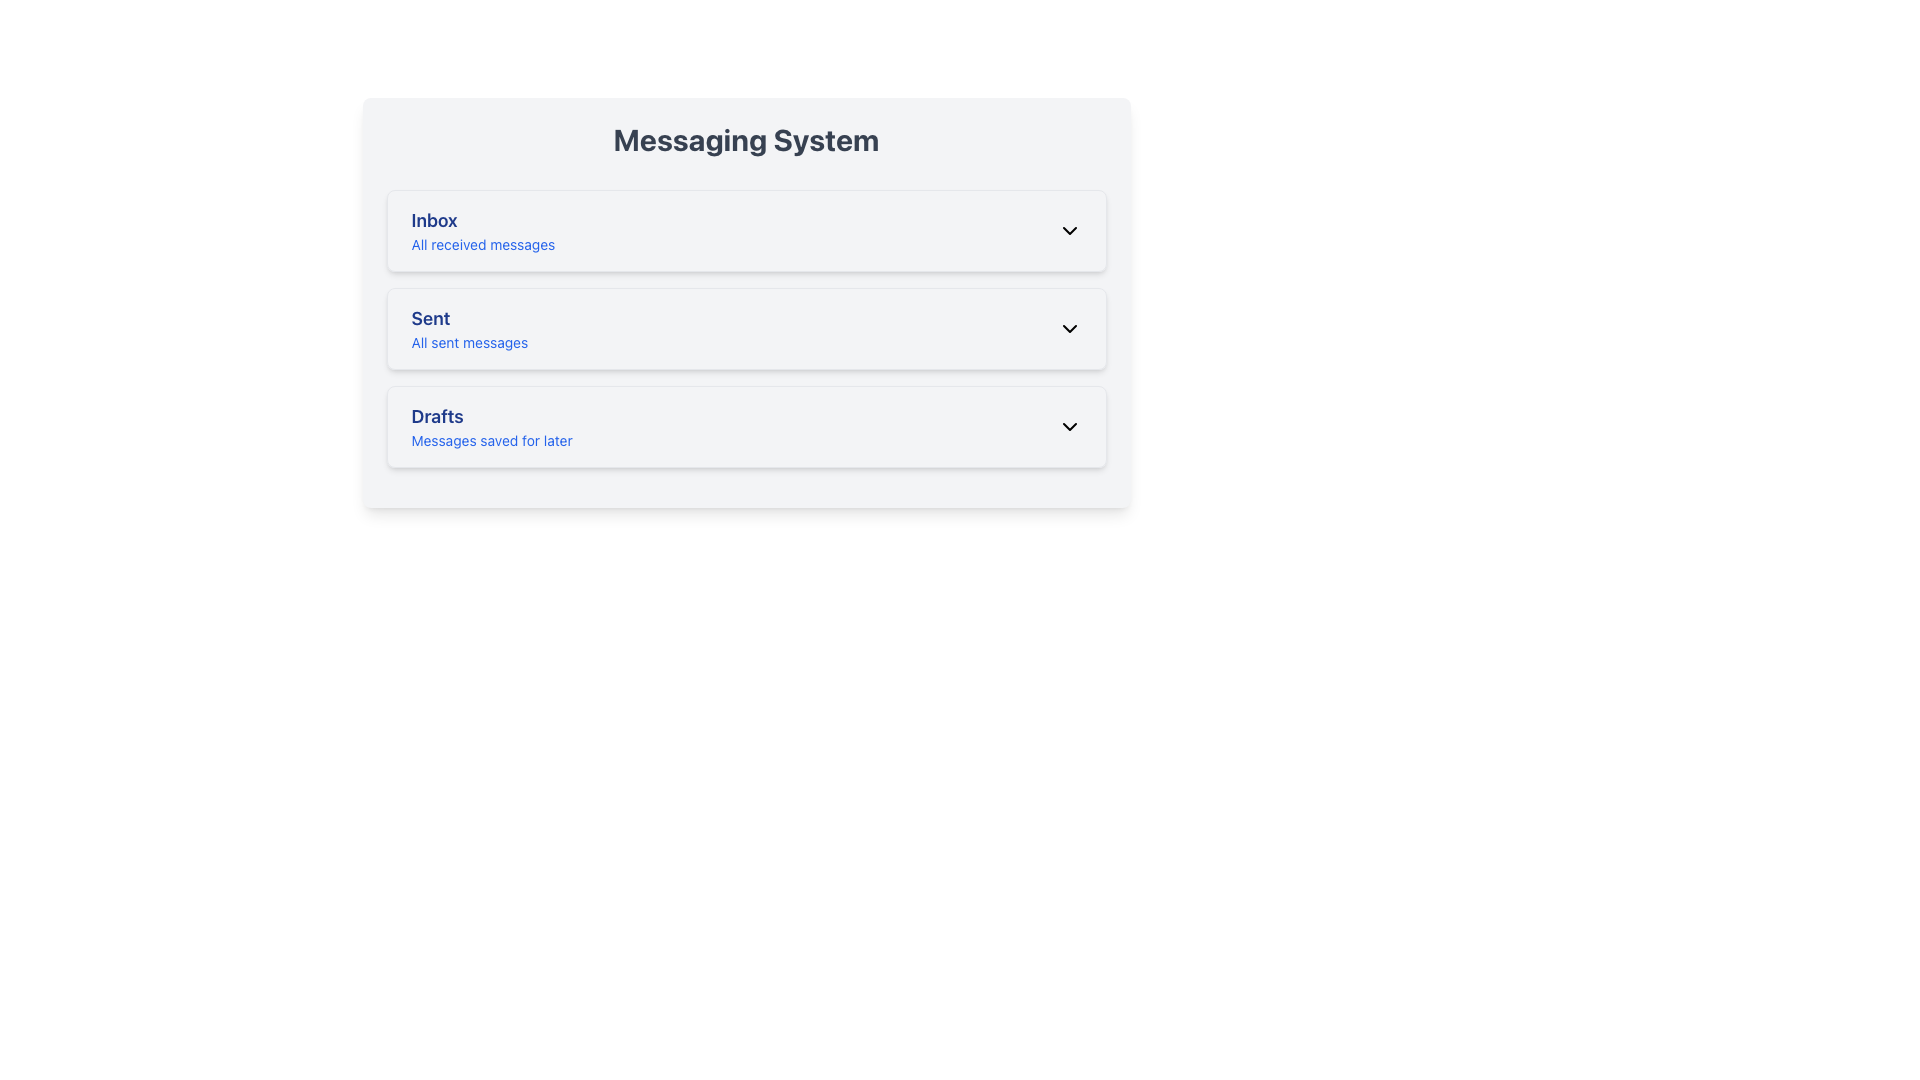 The image size is (1920, 1080). I want to click on the text label displaying 'All received messages' which is styled with a smaller font size and blue color, located directly below the 'Inbox' label, so click(483, 244).